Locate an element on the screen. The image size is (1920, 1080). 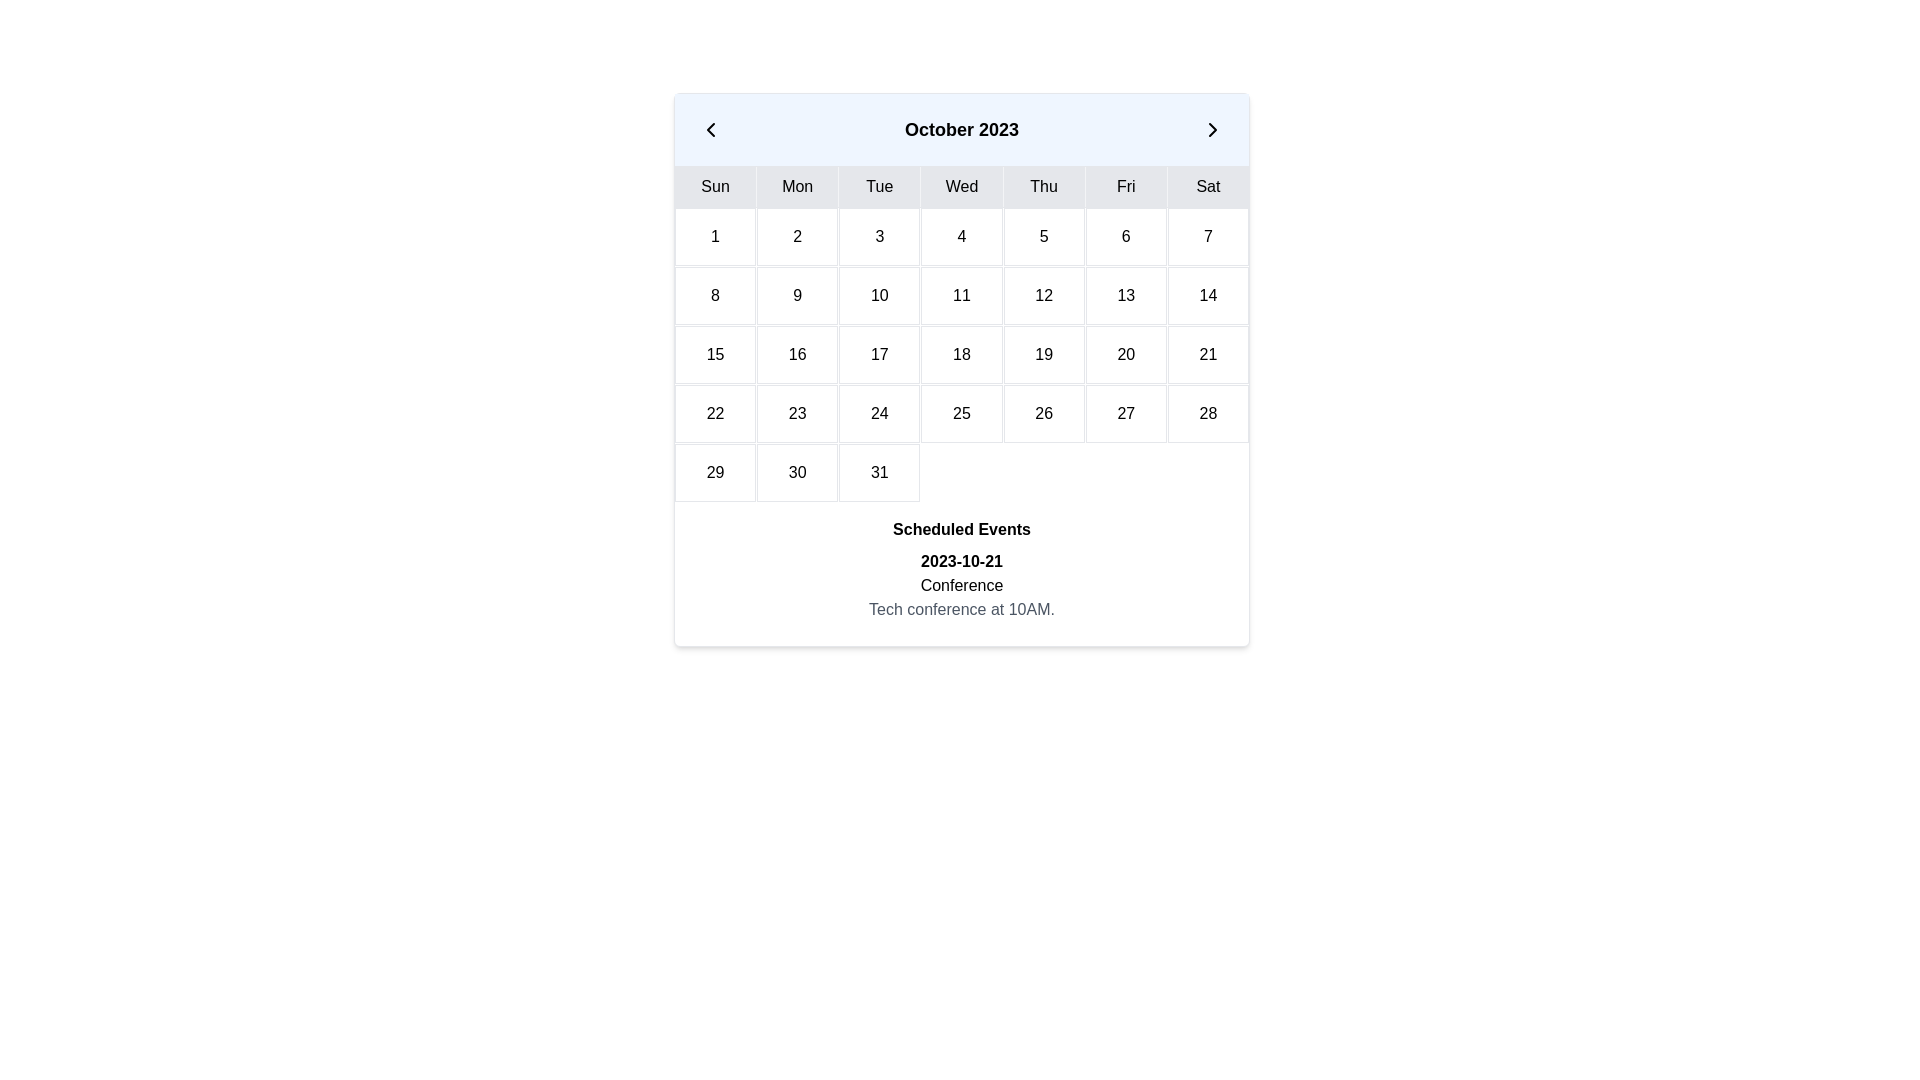
the forward navigation icon (chevron or arrow) located in the top-right corner of the interface is located at coordinates (1212, 130).